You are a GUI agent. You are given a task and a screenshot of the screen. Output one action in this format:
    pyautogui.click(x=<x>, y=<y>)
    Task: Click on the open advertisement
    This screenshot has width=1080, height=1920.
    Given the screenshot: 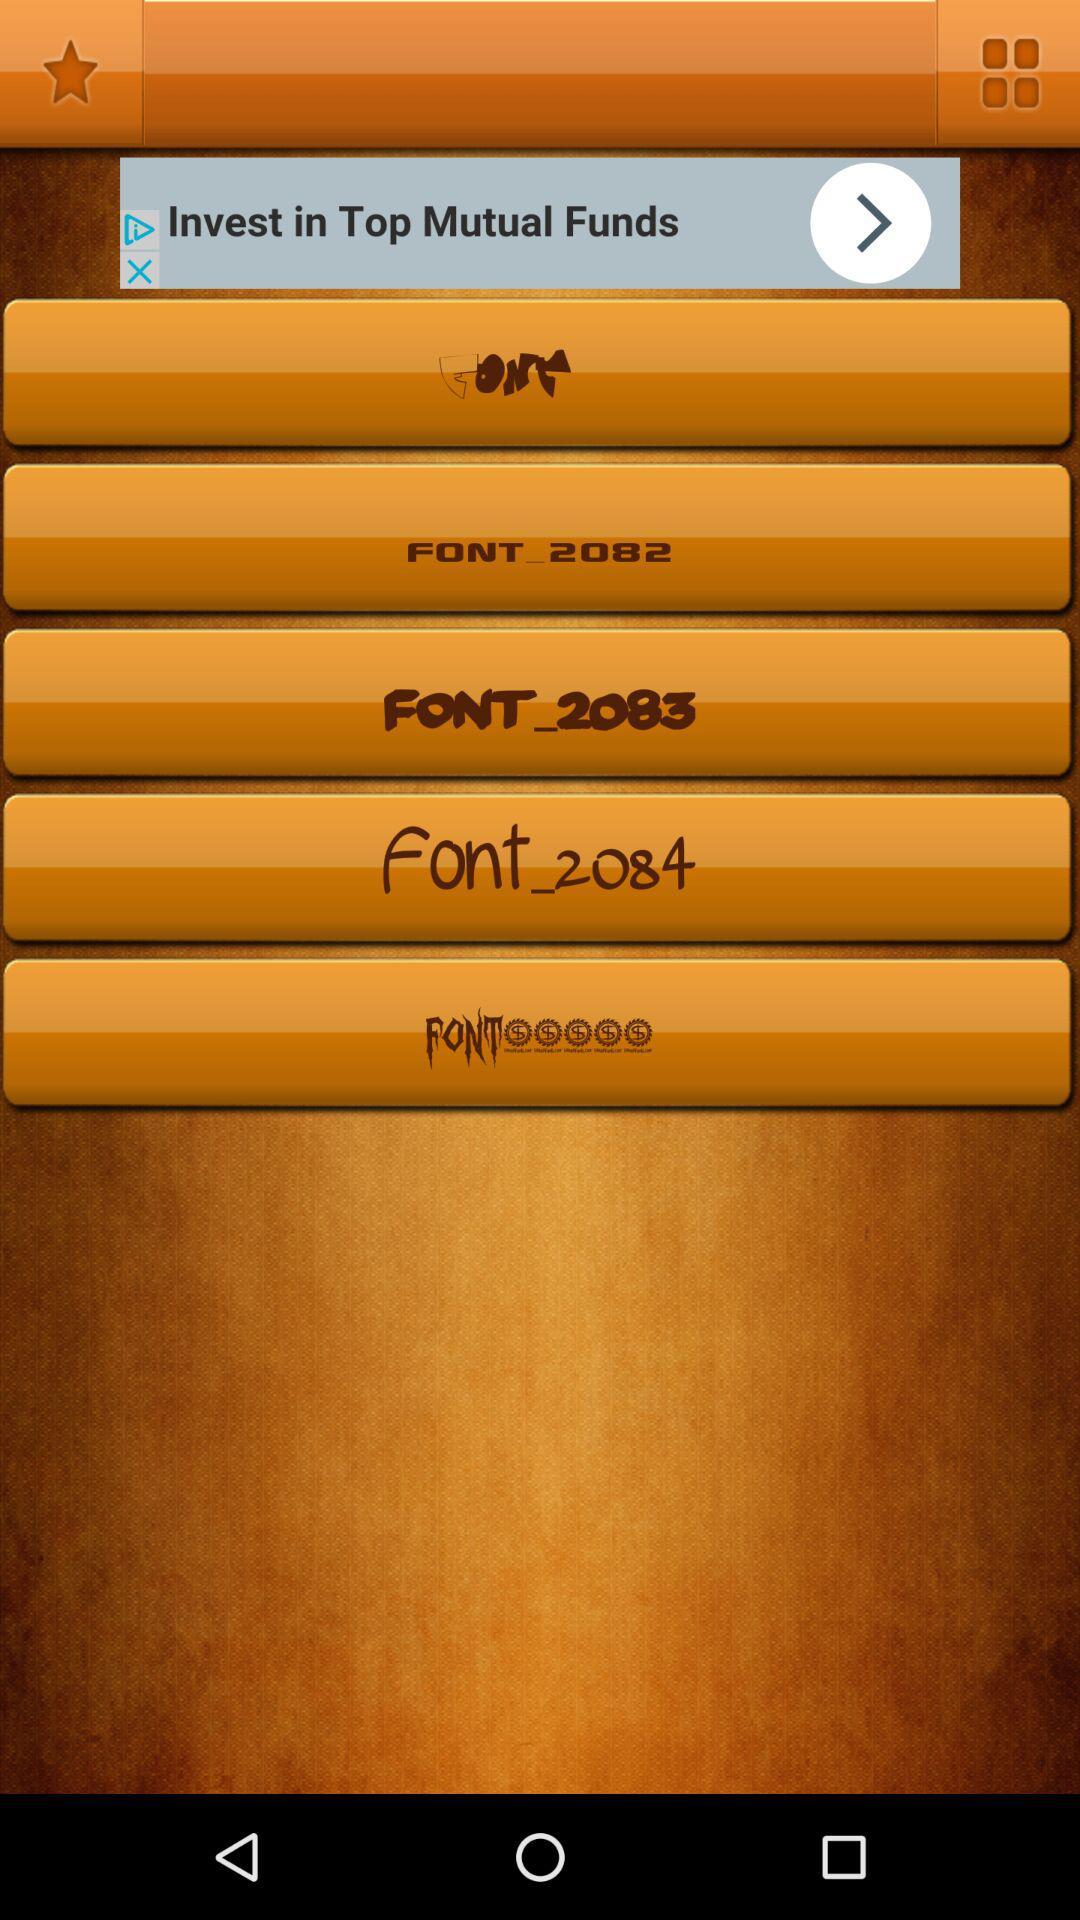 What is the action you would take?
    pyautogui.click(x=540, y=223)
    